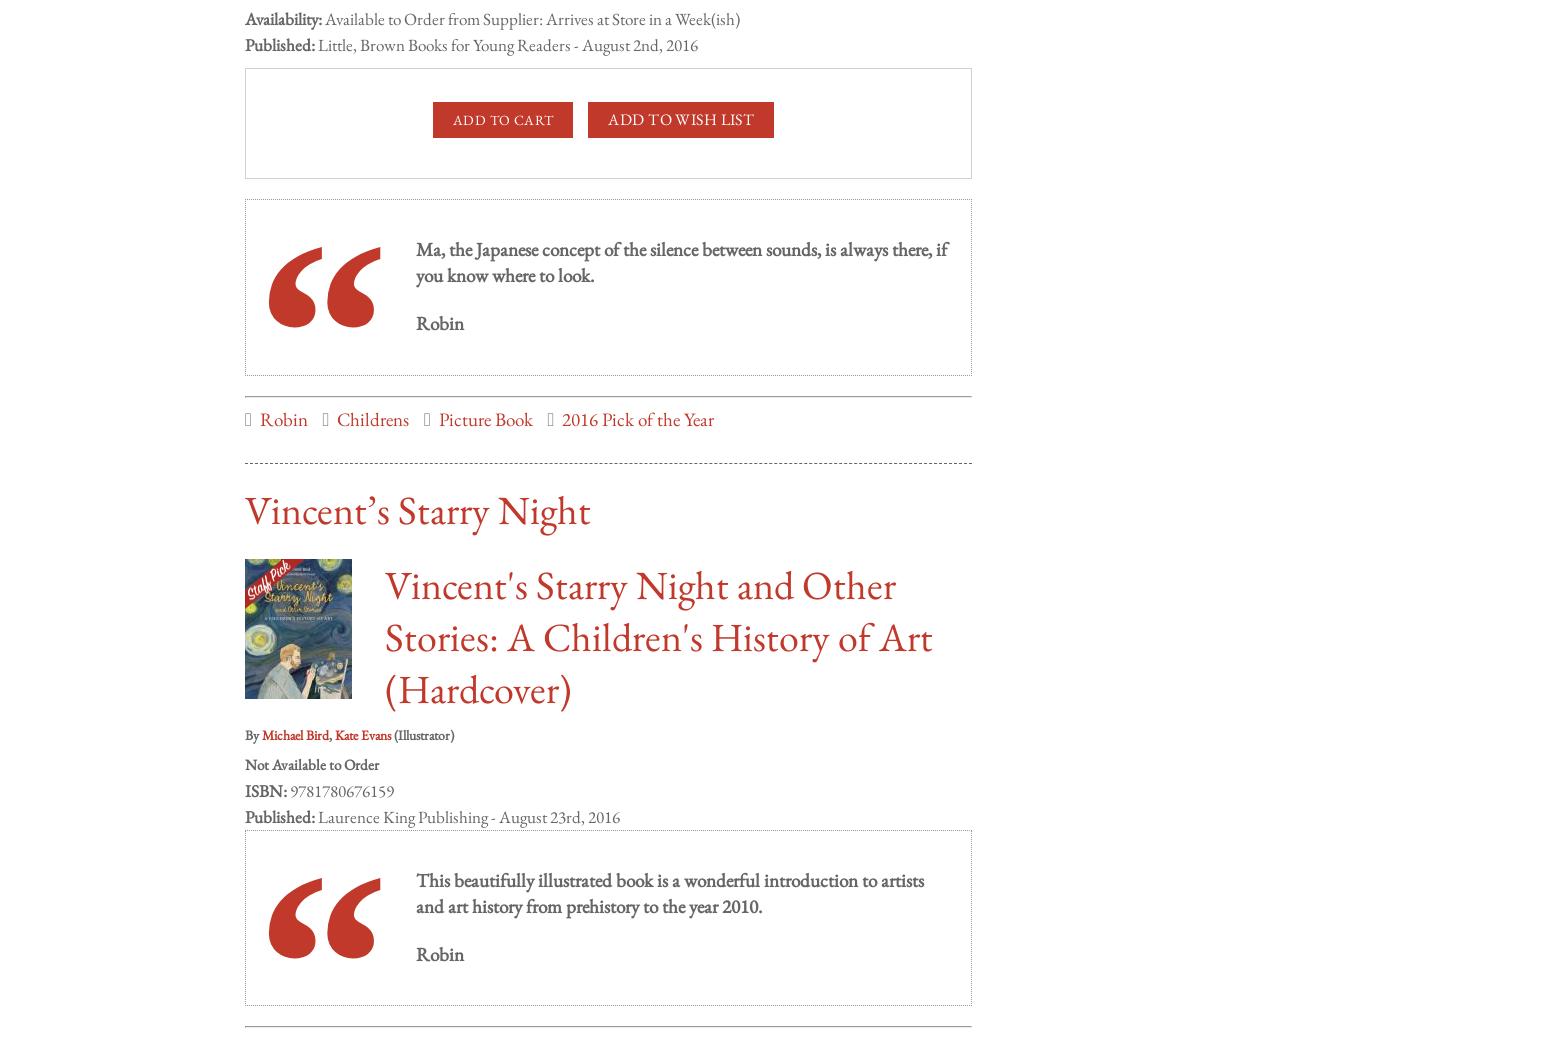  I want to click on 'Not Available to Order', so click(311, 744).